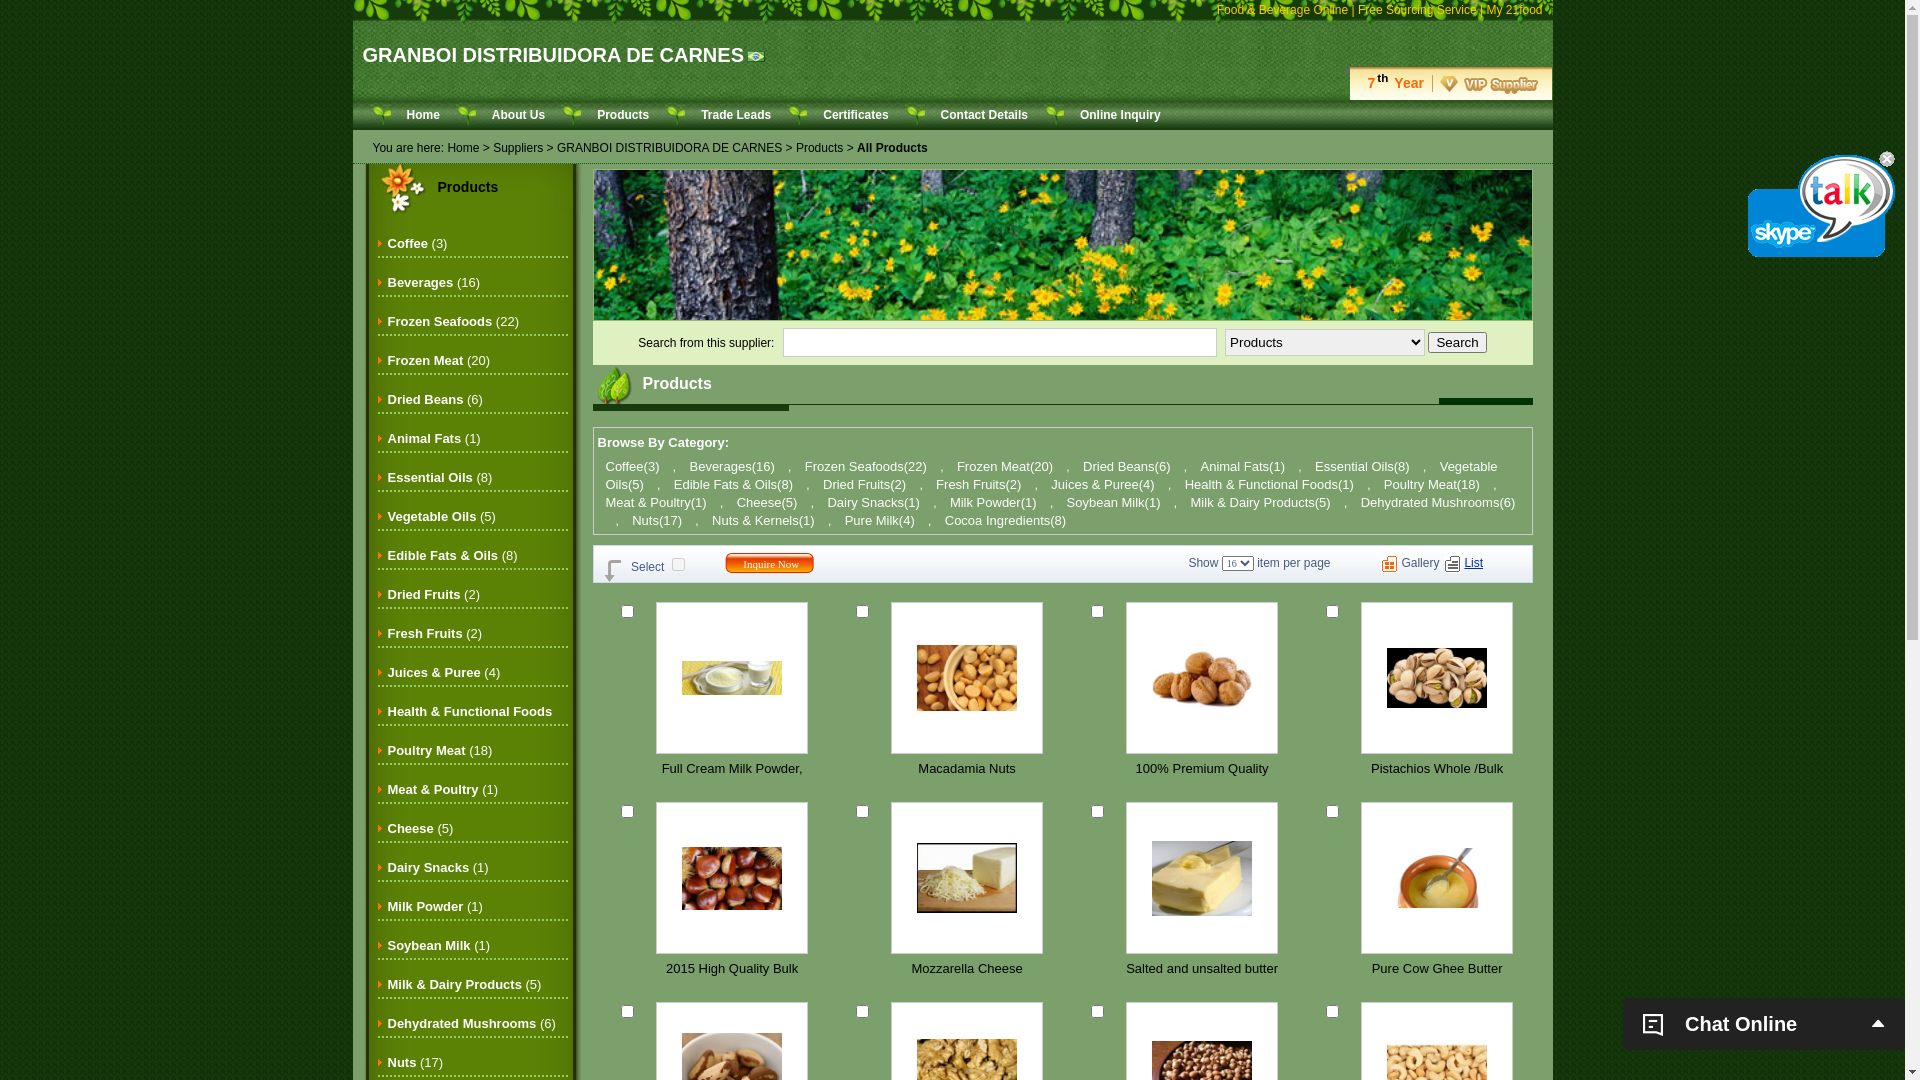 This screenshot has height=1080, width=1920. What do you see at coordinates (434, 633) in the screenshot?
I see `'Fresh Fruits (2)'` at bounding box center [434, 633].